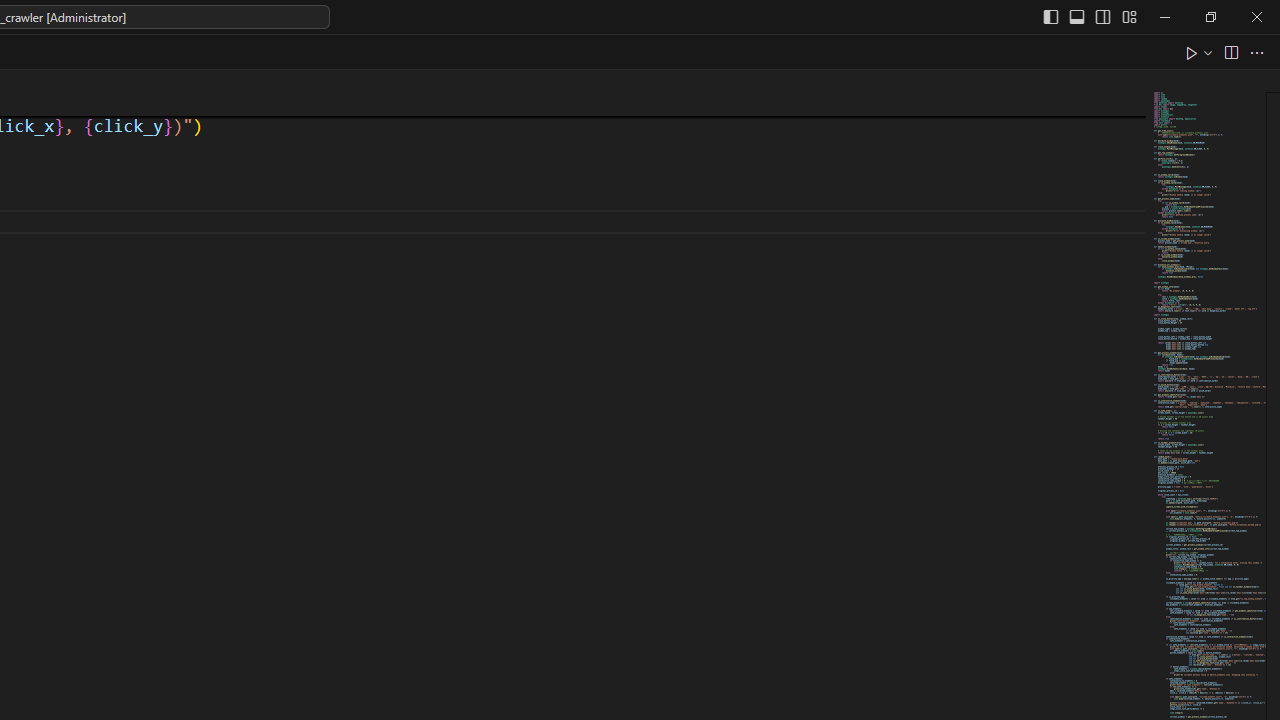 Image resolution: width=1280 pixels, height=720 pixels. Describe the element at coordinates (1076, 16) in the screenshot. I see `'Toggle Panel (Ctrl+J)'` at that location.